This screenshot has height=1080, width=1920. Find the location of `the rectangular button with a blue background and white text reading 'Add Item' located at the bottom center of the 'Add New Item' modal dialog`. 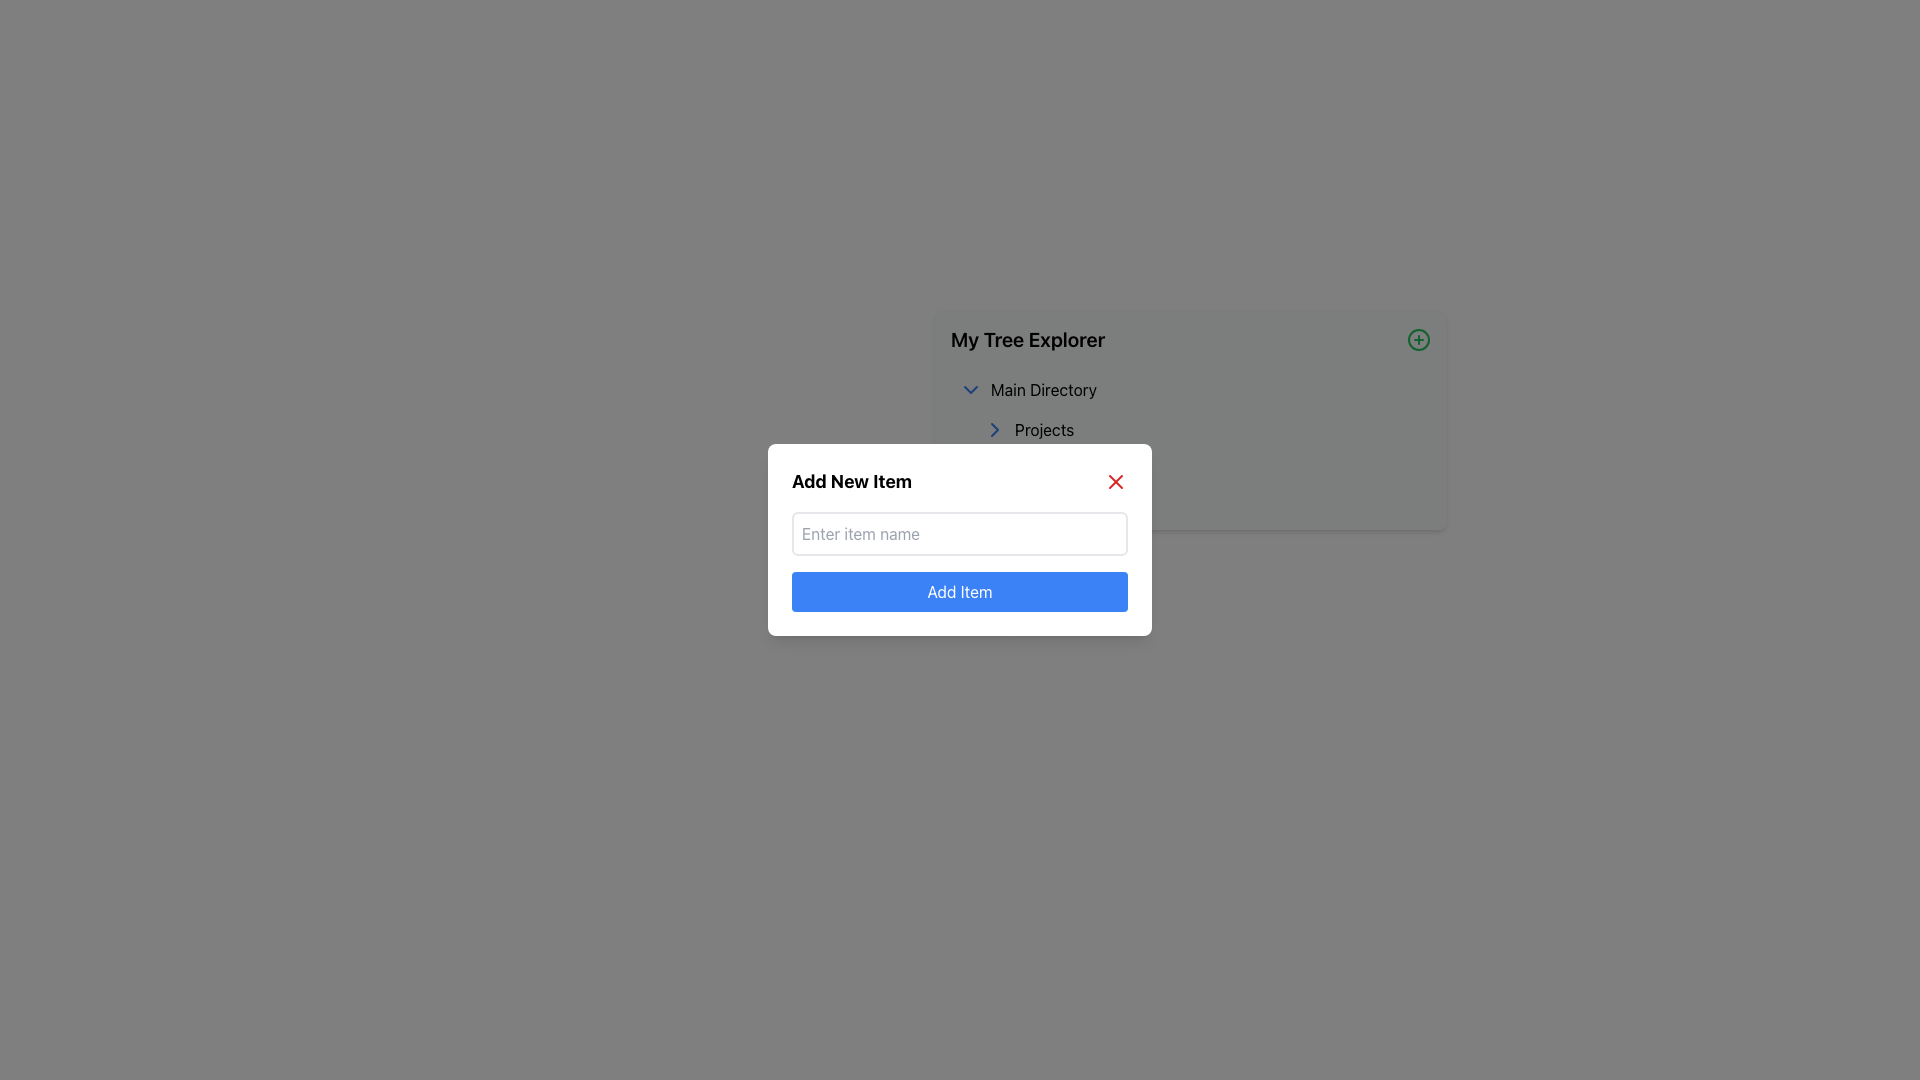

the rectangular button with a blue background and white text reading 'Add Item' located at the bottom center of the 'Add New Item' modal dialog is located at coordinates (960, 590).